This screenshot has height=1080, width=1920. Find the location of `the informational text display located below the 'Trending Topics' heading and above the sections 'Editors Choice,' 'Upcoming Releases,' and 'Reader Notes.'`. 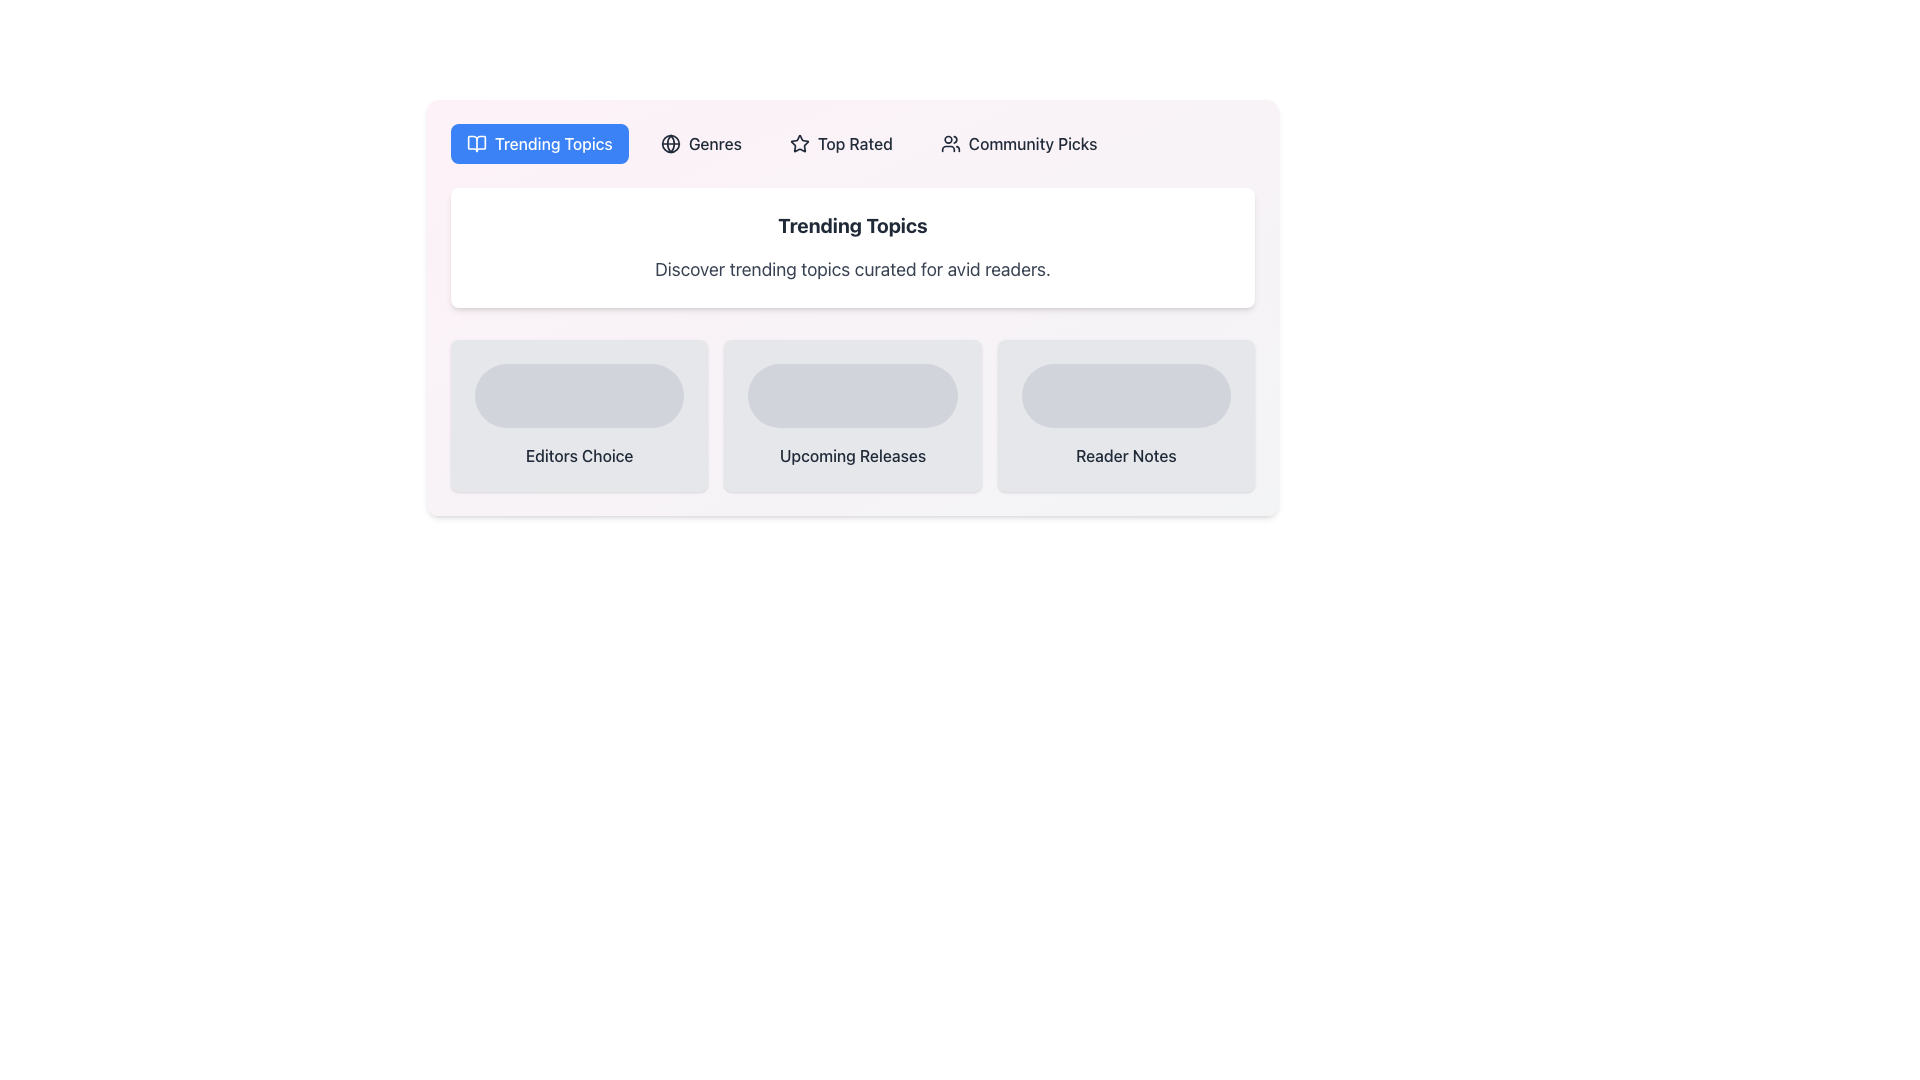

the informational text display located below the 'Trending Topics' heading and above the sections 'Editors Choice,' 'Upcoming Releases,' and 'Reader Notes.' is located at coordinates (853, 270).